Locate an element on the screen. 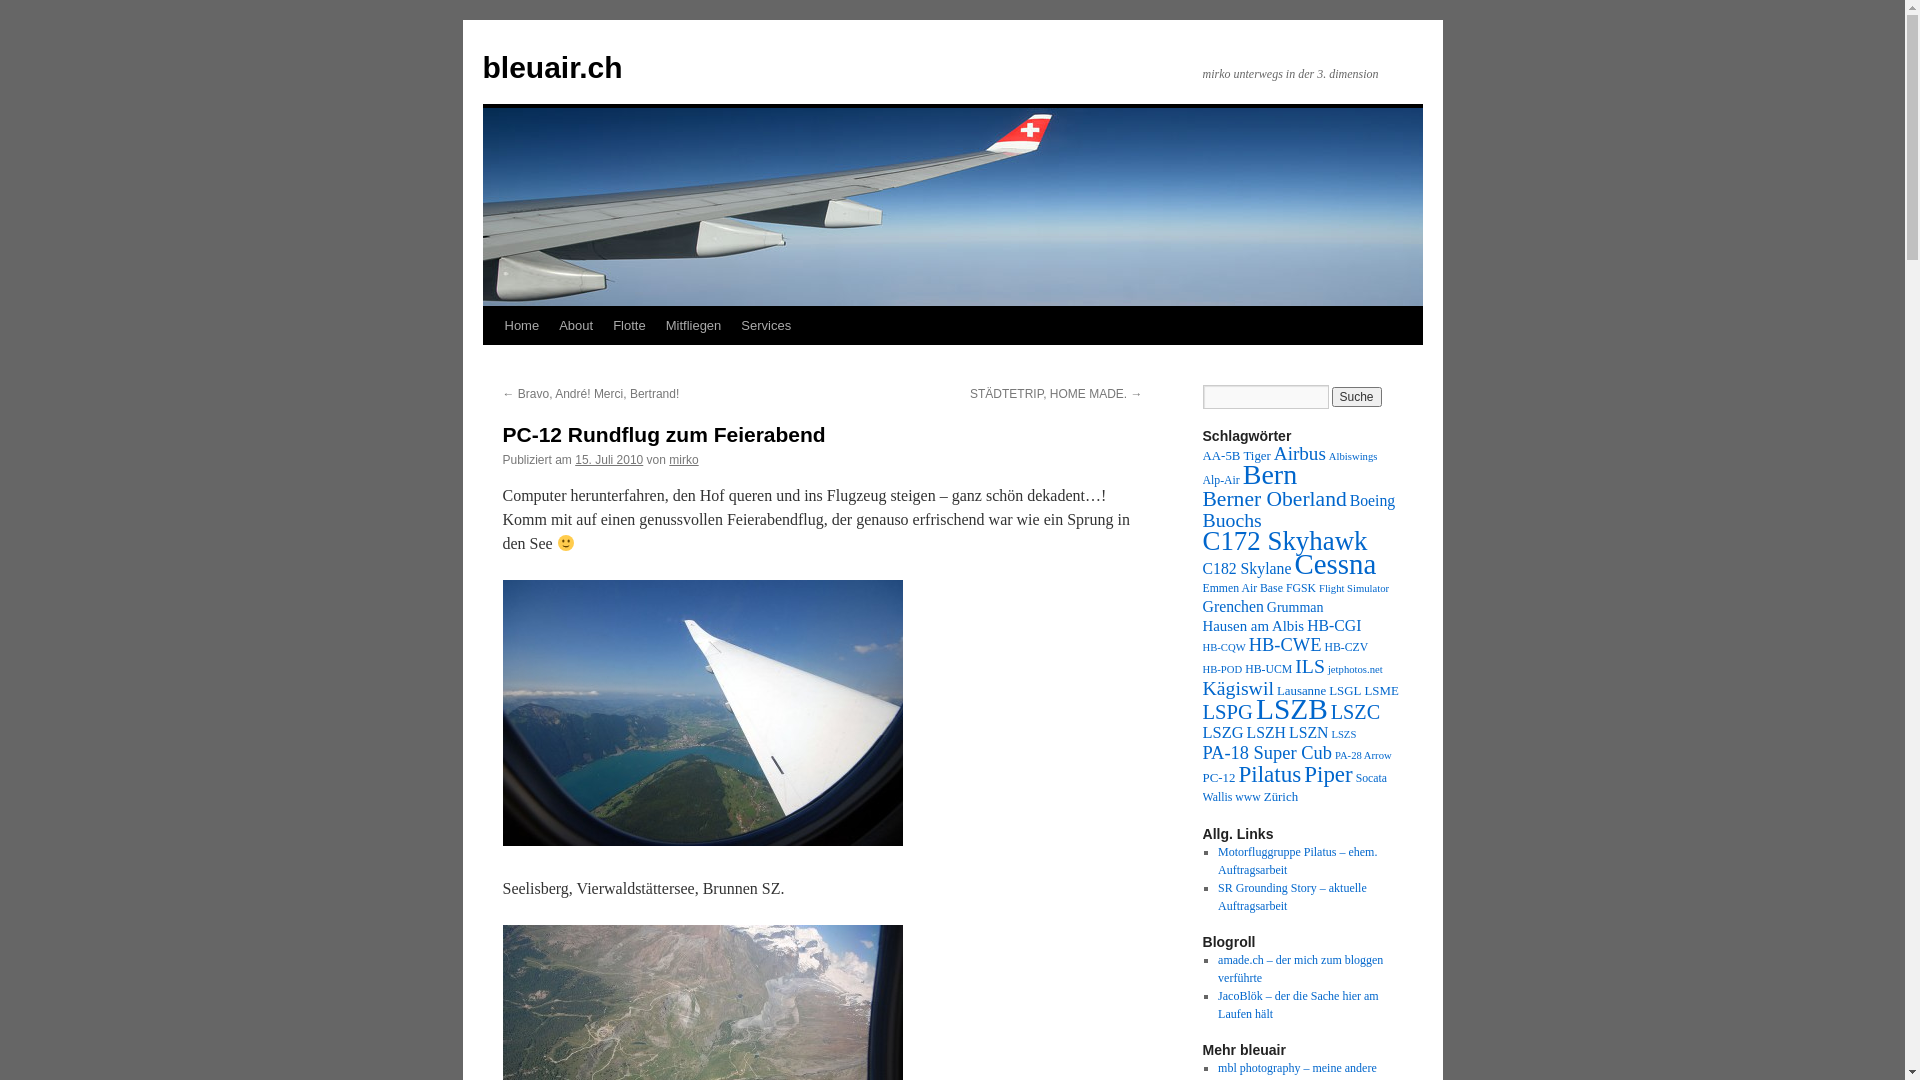  'Grumman' is located at coordinates (1295, 606).